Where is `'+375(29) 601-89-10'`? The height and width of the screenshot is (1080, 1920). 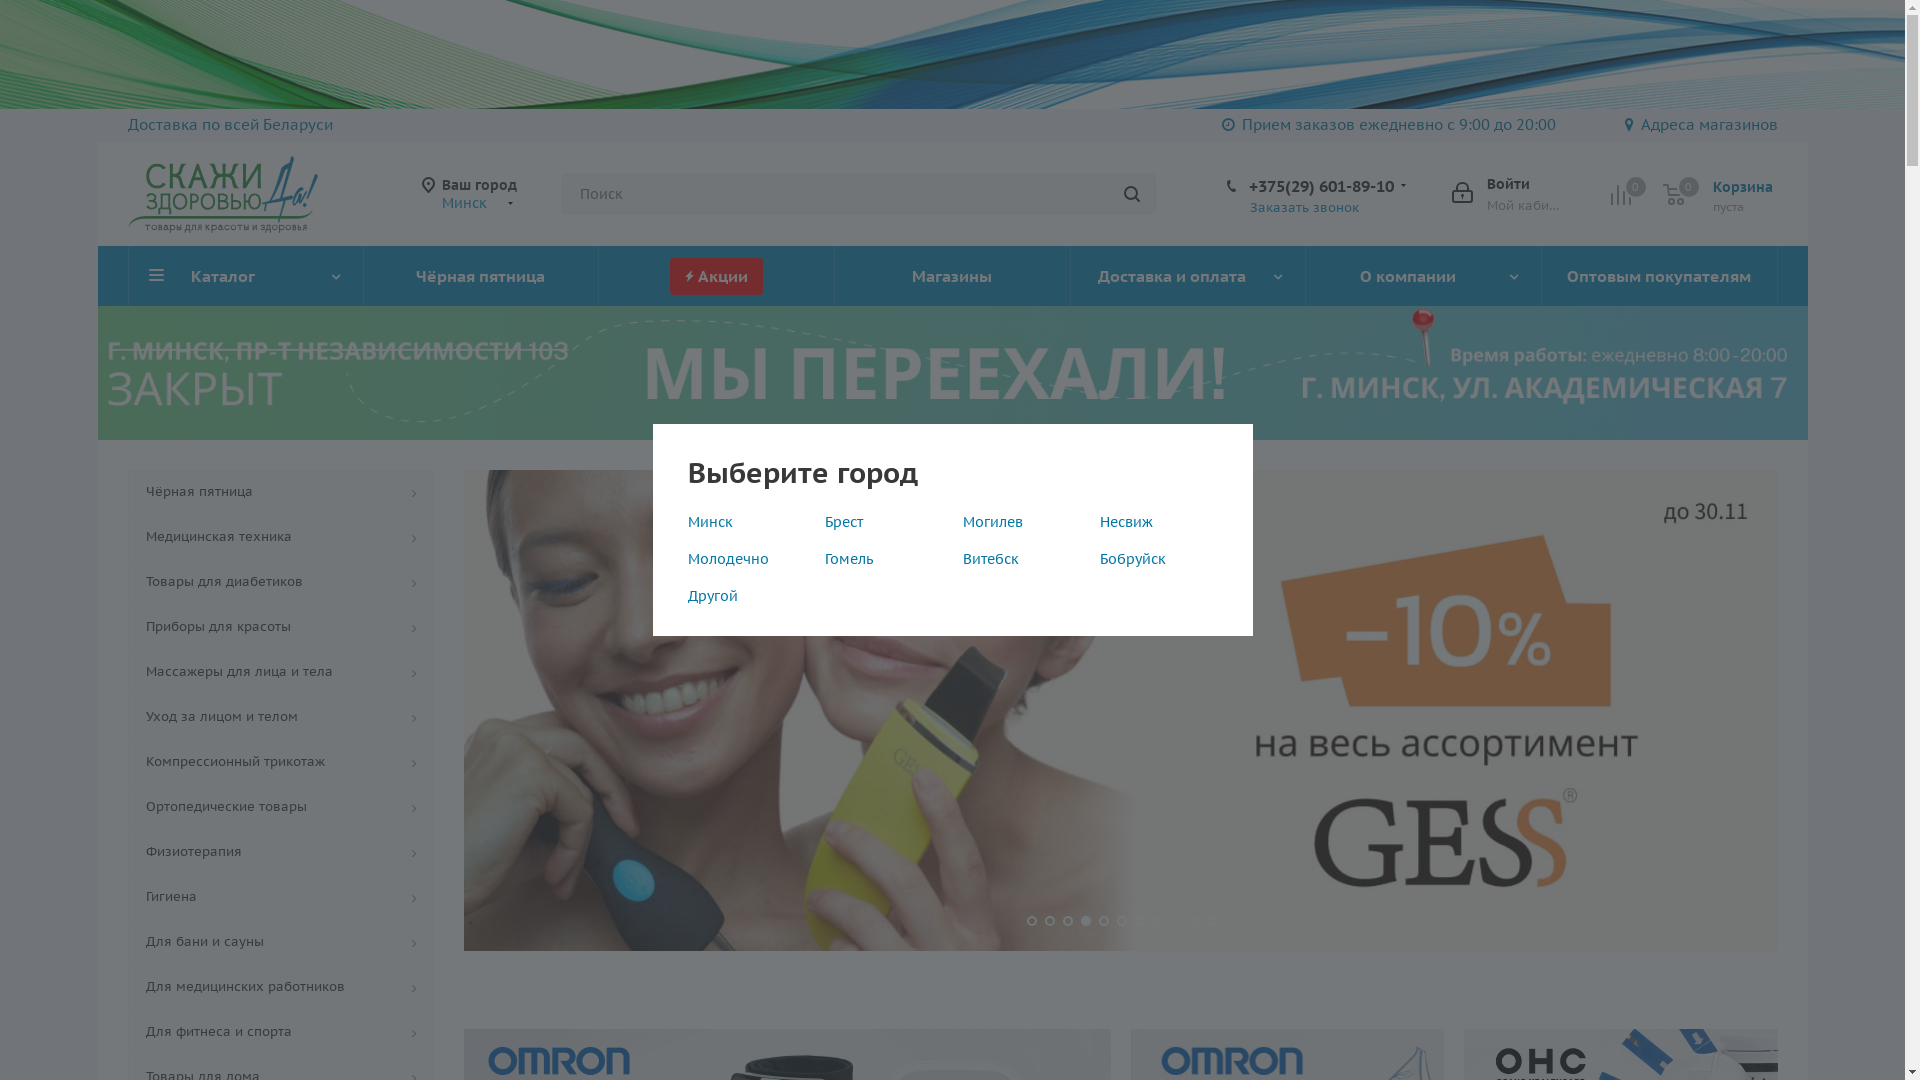
'+375(29) 601-89-10' is located at coordinates (1247, 185).